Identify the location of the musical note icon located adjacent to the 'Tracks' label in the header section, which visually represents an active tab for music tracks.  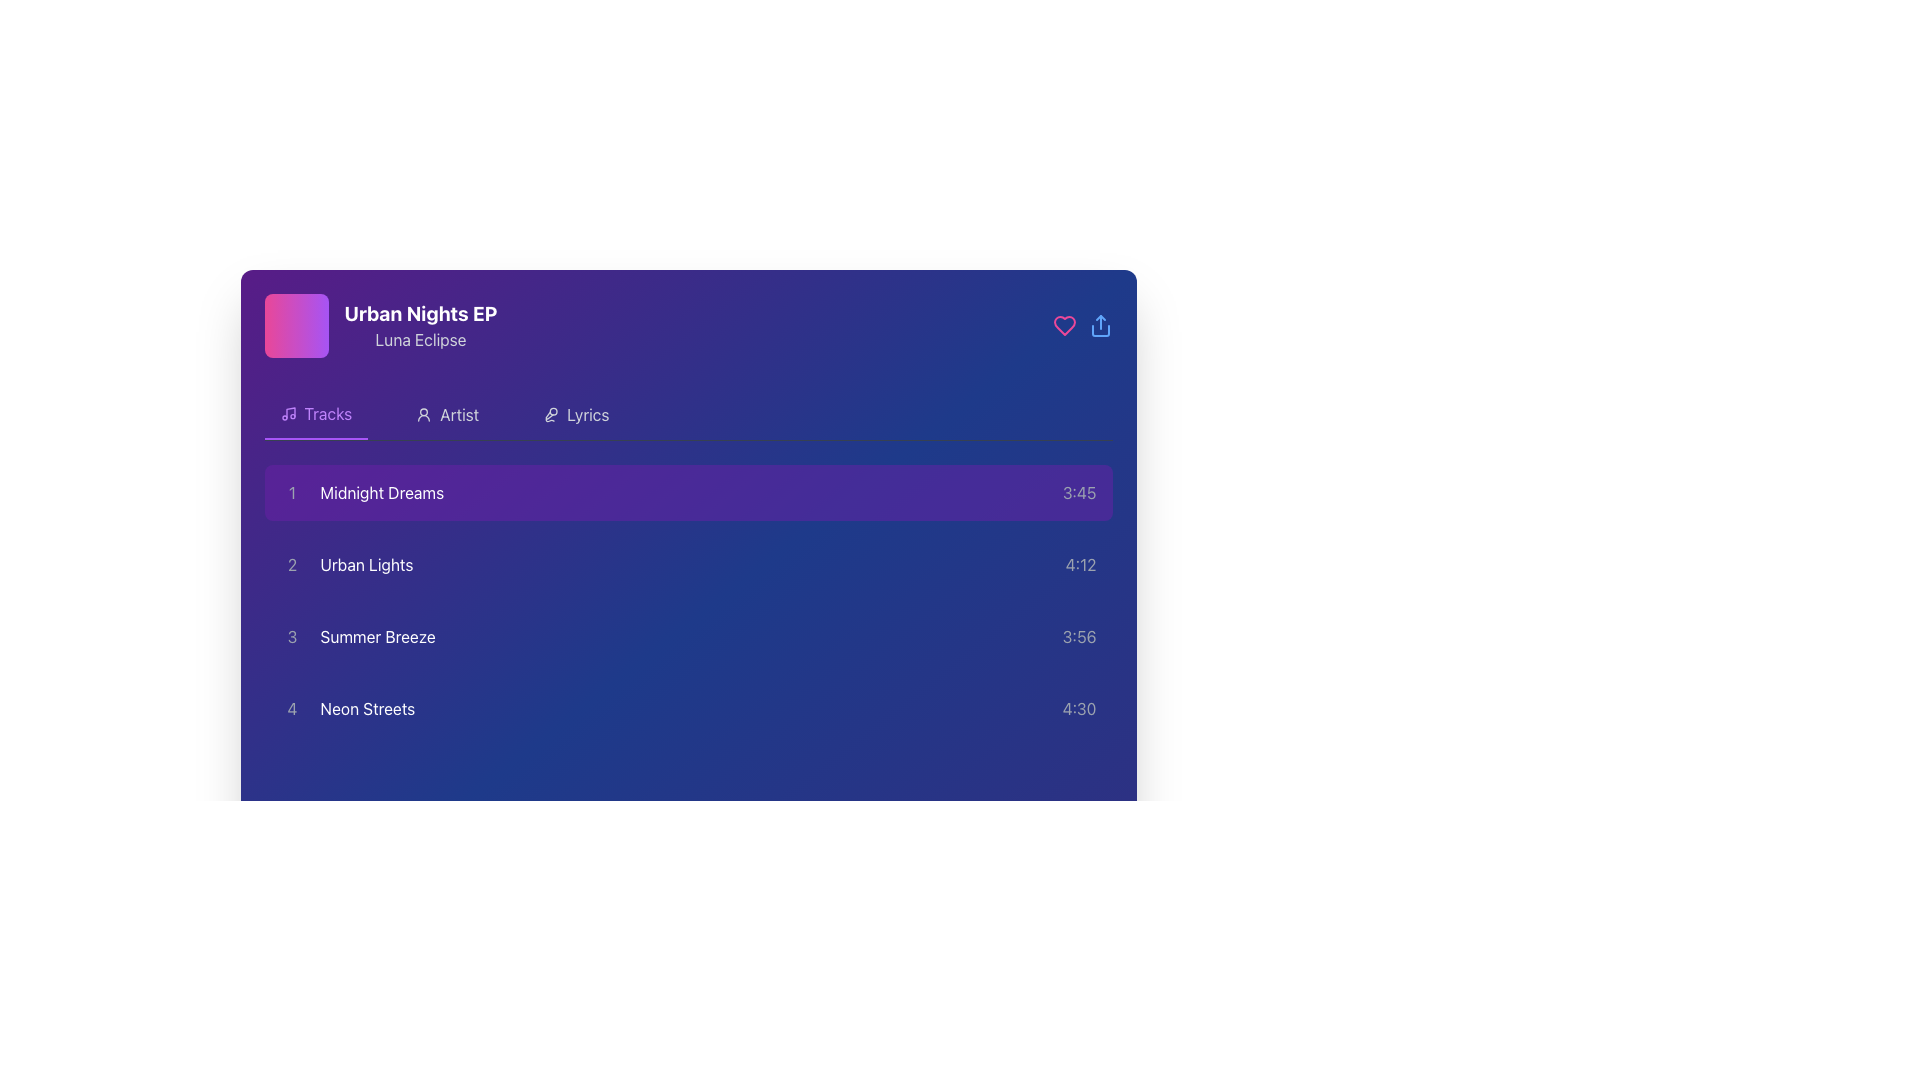
(289, 411).